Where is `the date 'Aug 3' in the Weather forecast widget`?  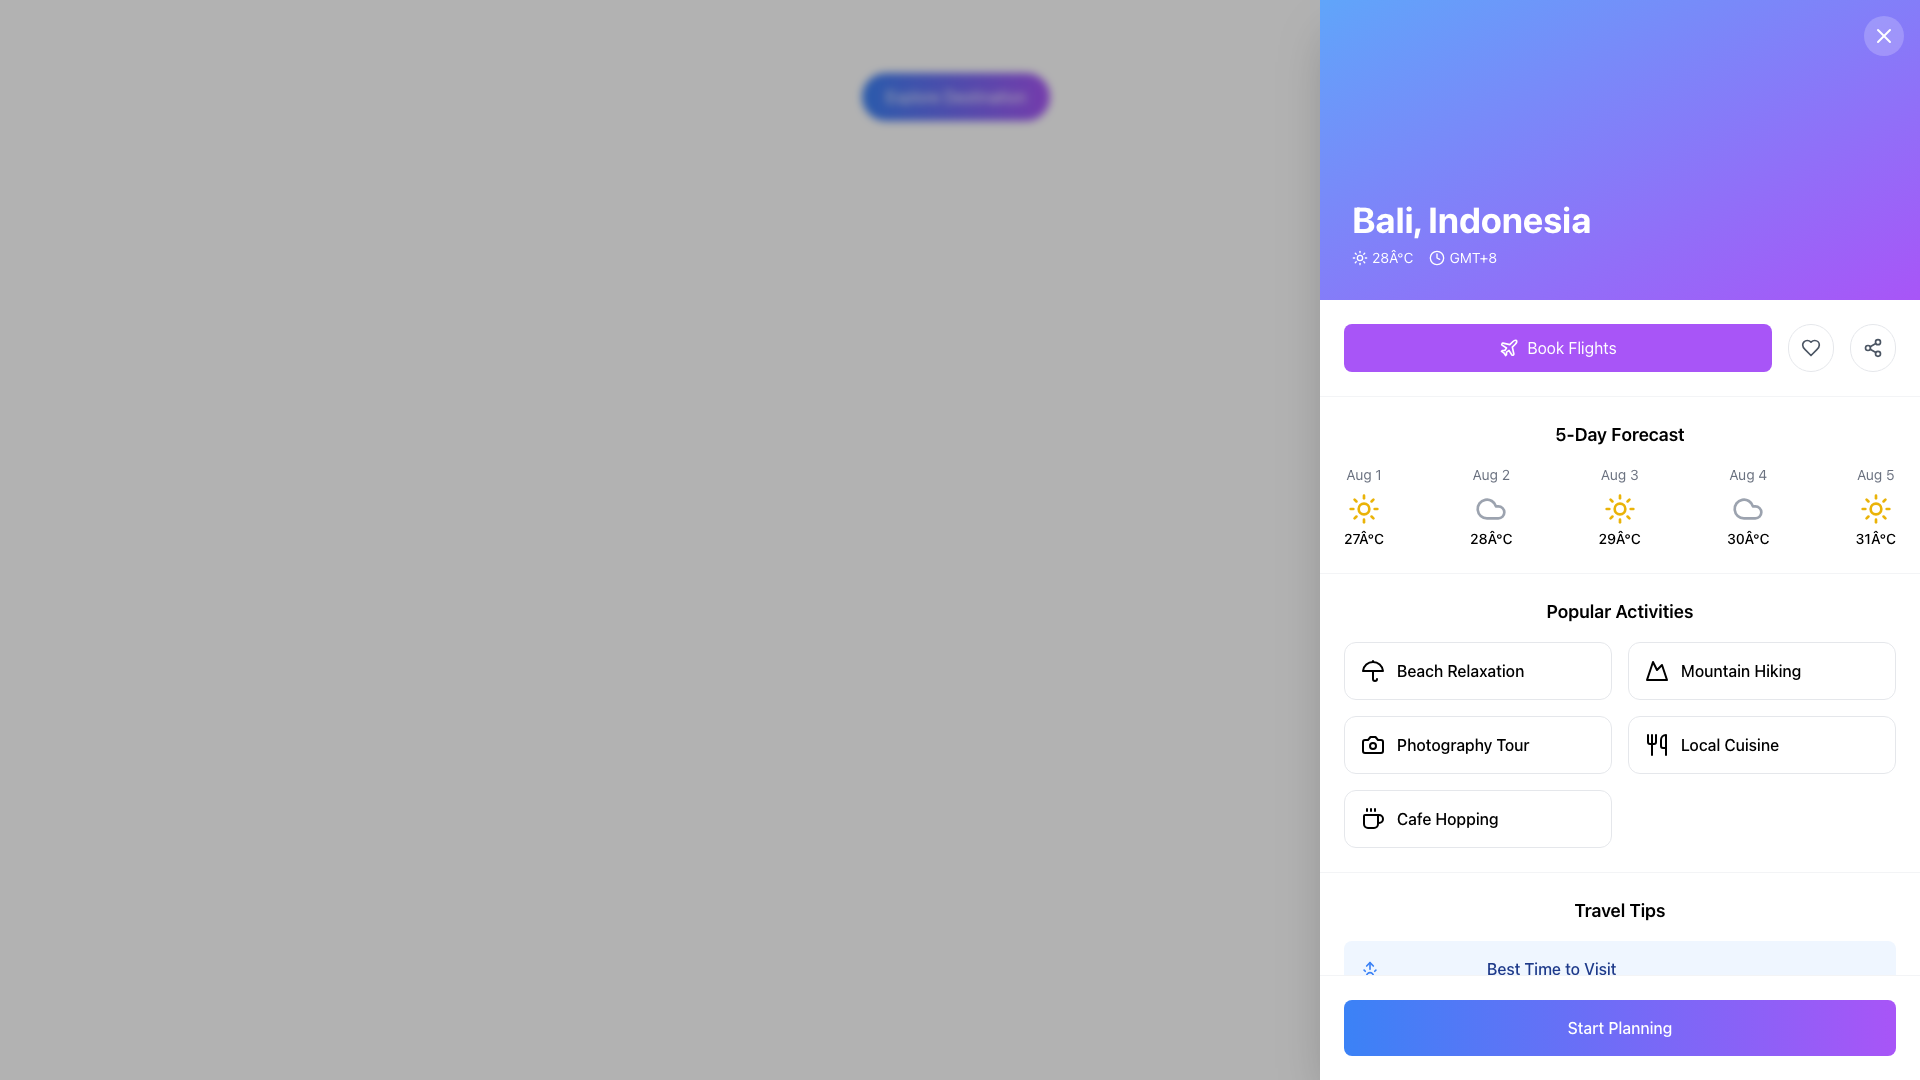 the date 'Aug 3' in the Weather forecast widget is located at coordinates (1620, 505).